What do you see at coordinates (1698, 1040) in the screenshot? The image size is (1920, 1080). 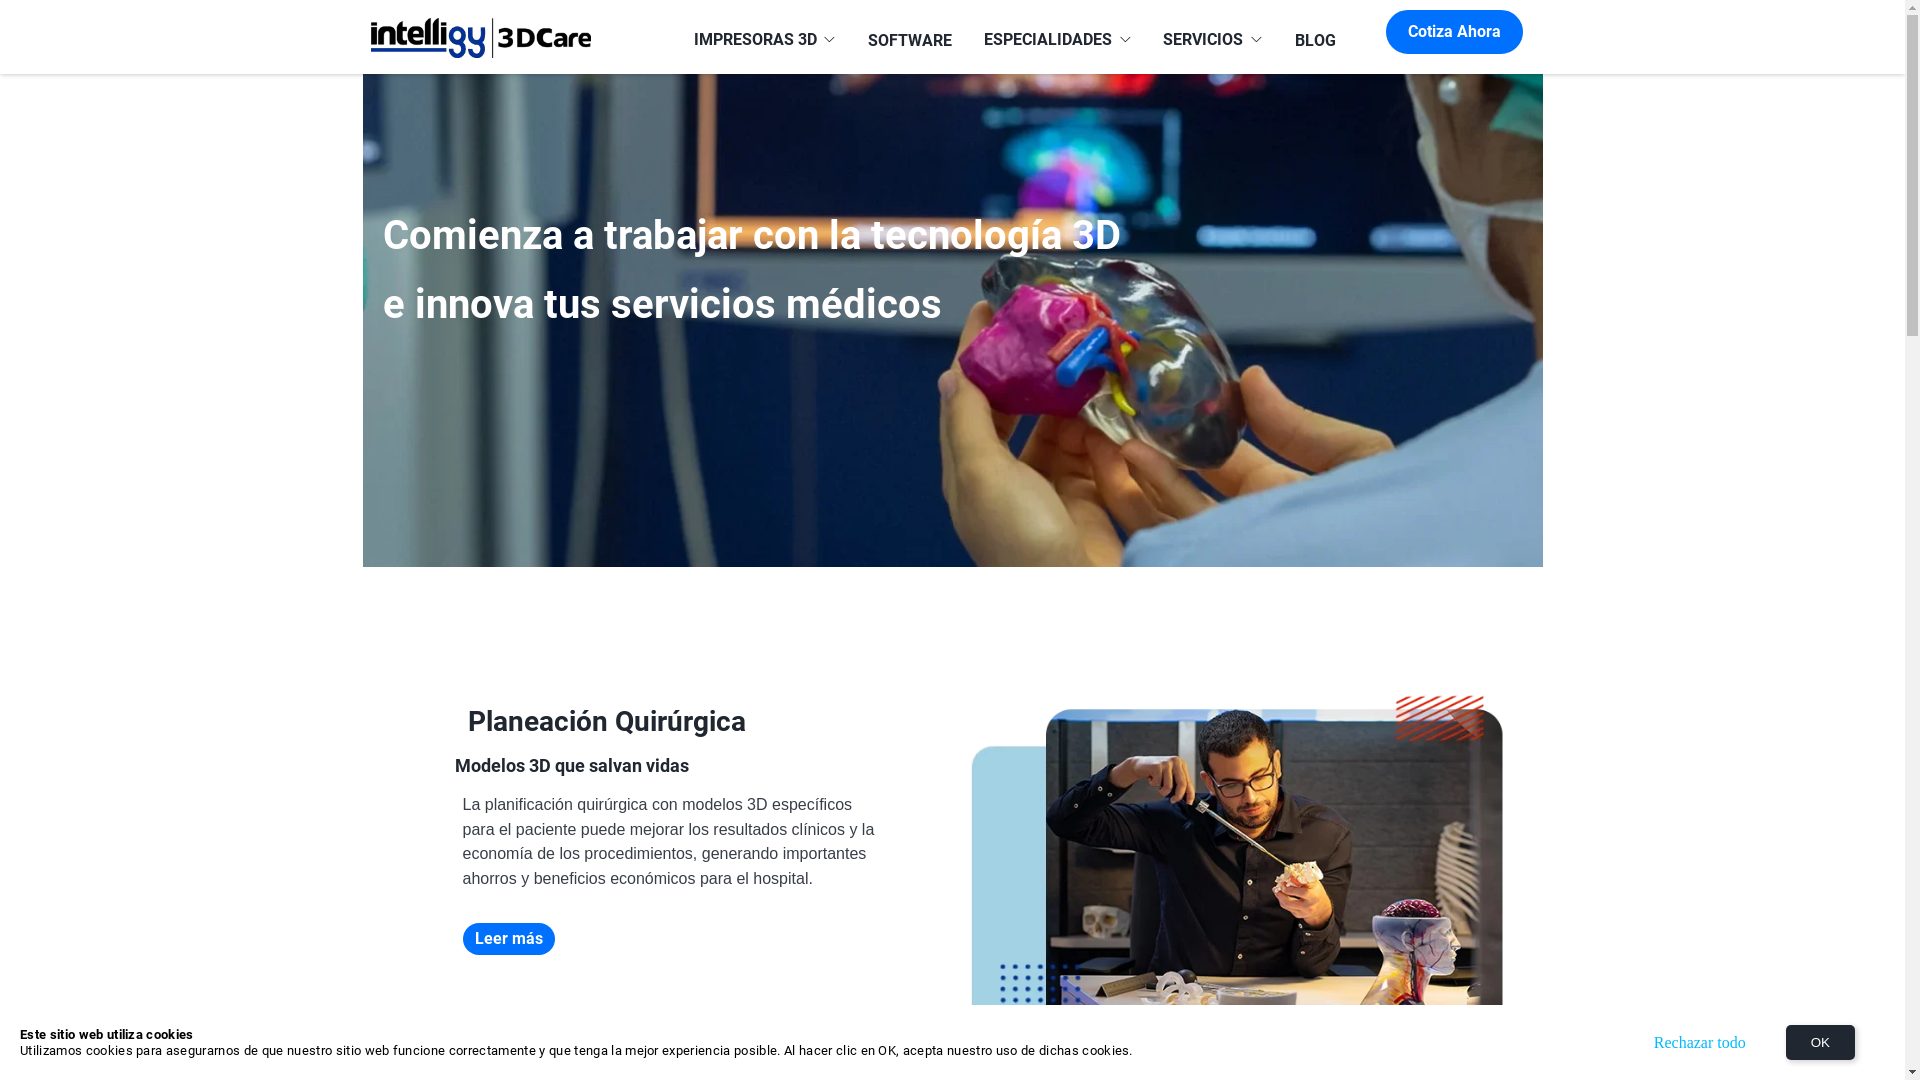 I see `'Rechazar todo'` at bounding box center [1698, 1040].